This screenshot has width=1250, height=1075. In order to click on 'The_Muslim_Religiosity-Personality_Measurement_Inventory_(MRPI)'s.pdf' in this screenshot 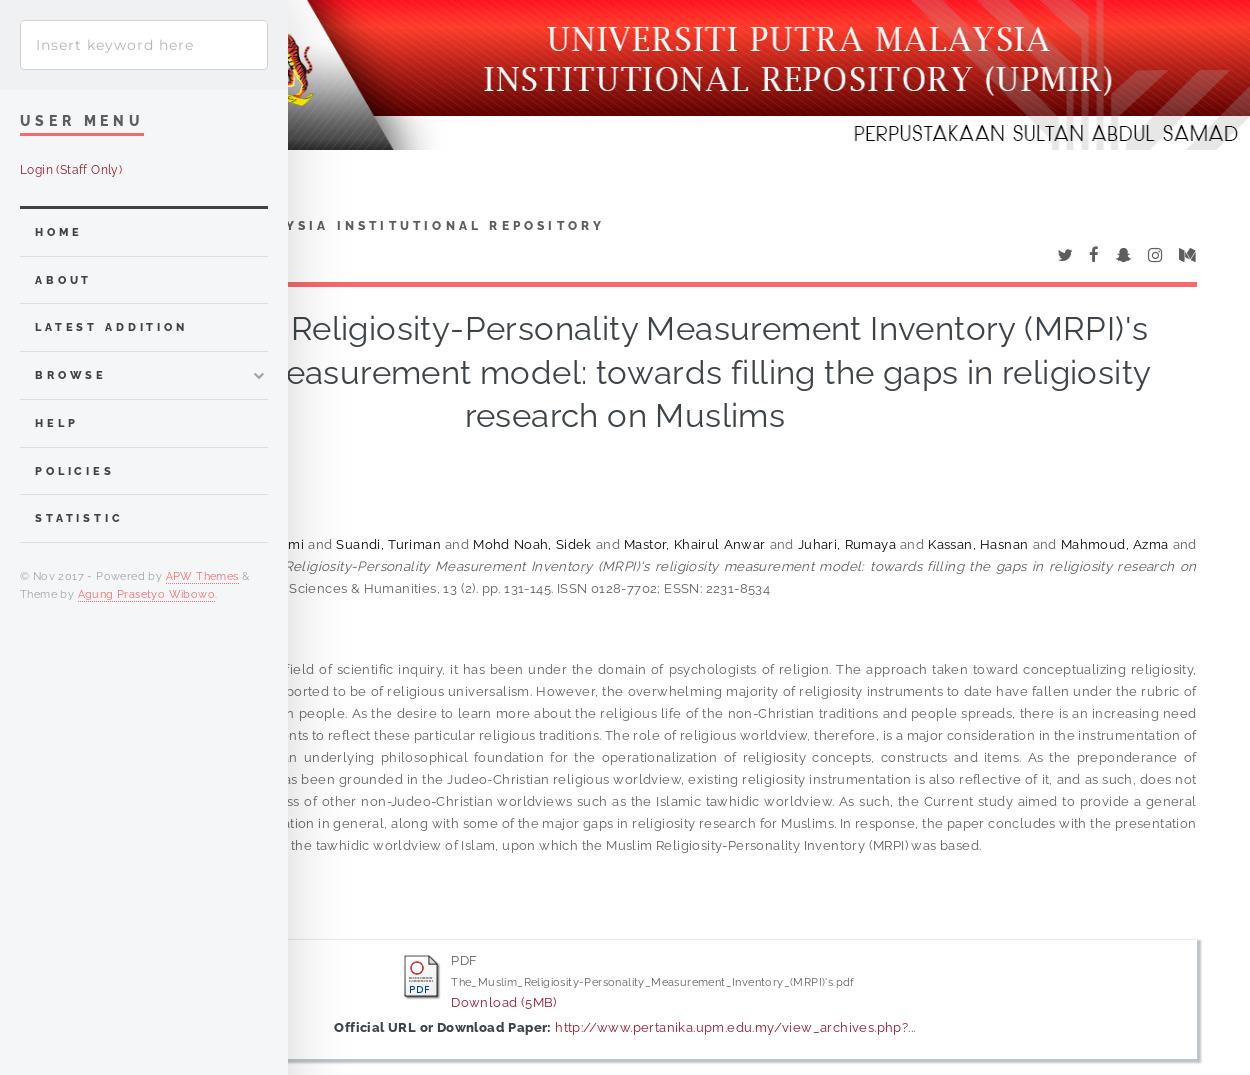, I will do `click(450, 981)`.